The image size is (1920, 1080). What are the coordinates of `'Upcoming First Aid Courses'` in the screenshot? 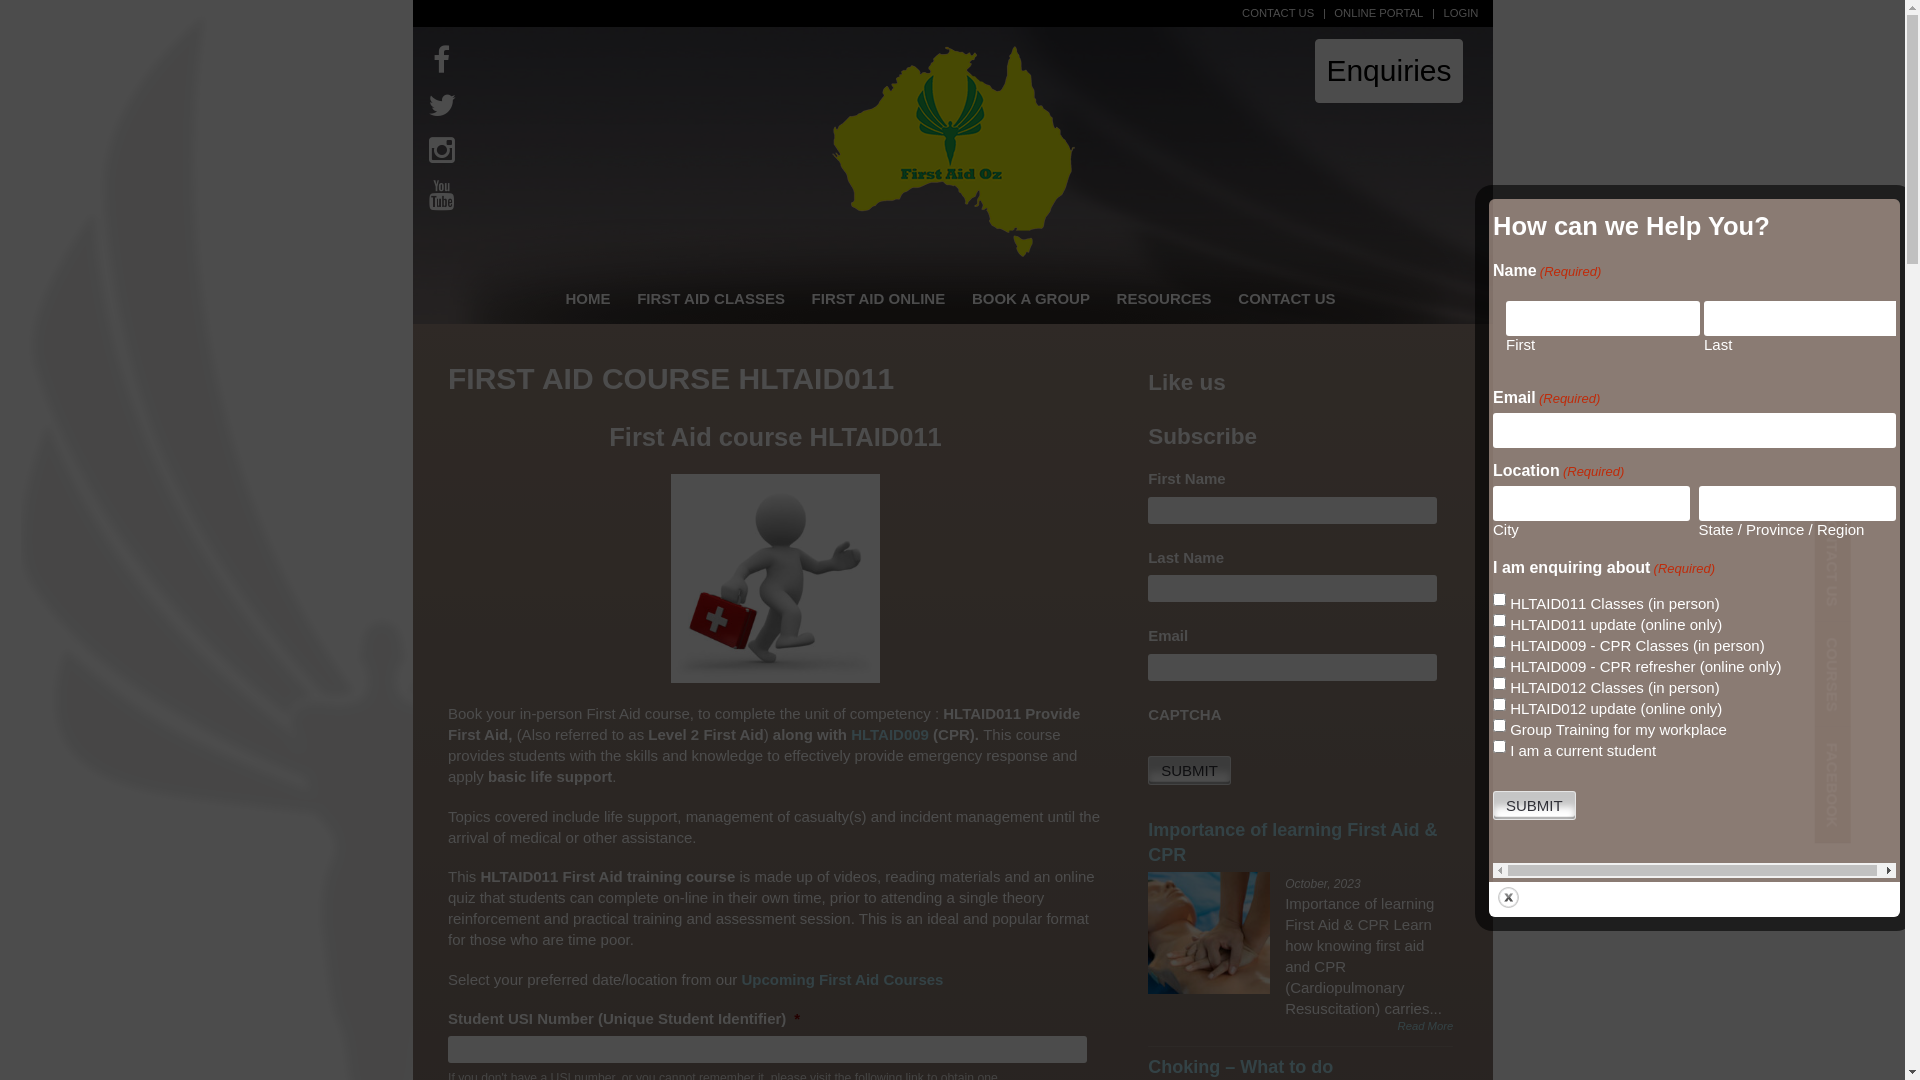 It's located at (841, 978).